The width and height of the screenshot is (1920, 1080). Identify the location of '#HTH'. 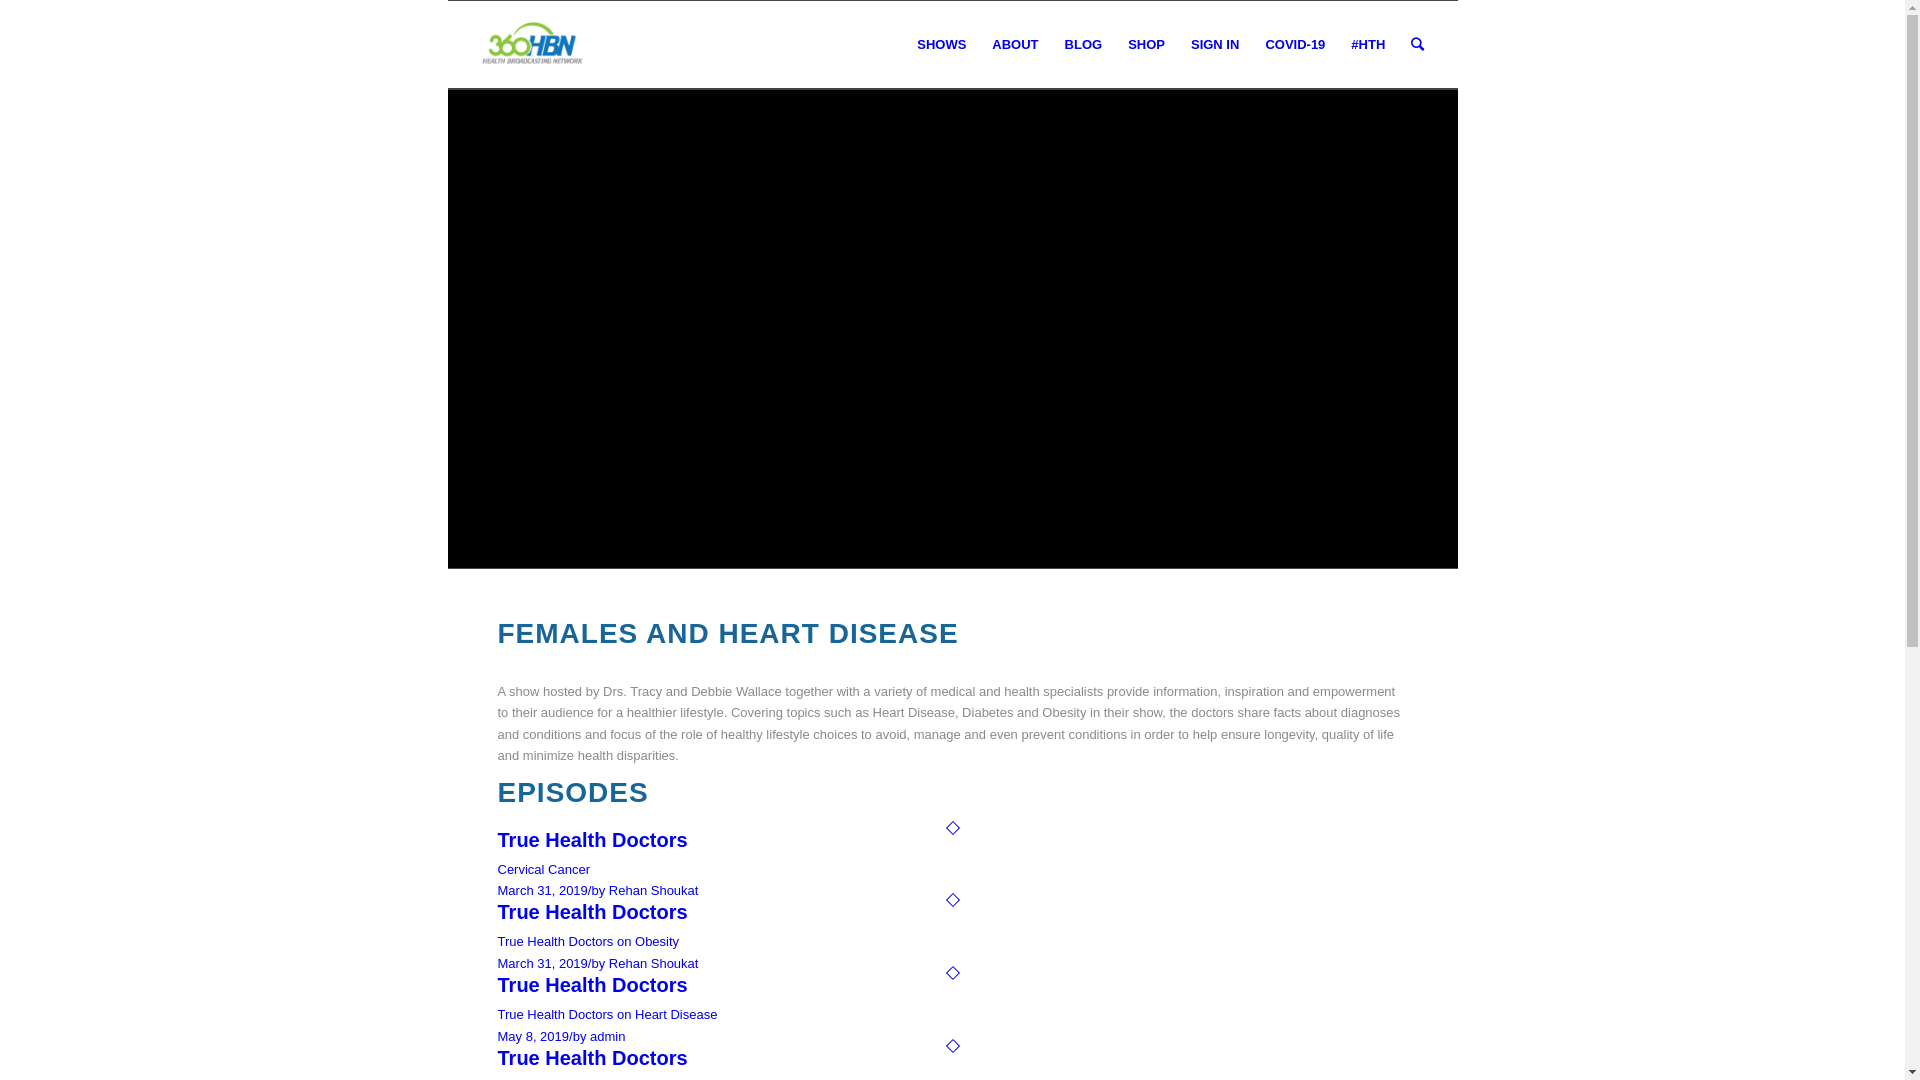
(1367, 45).